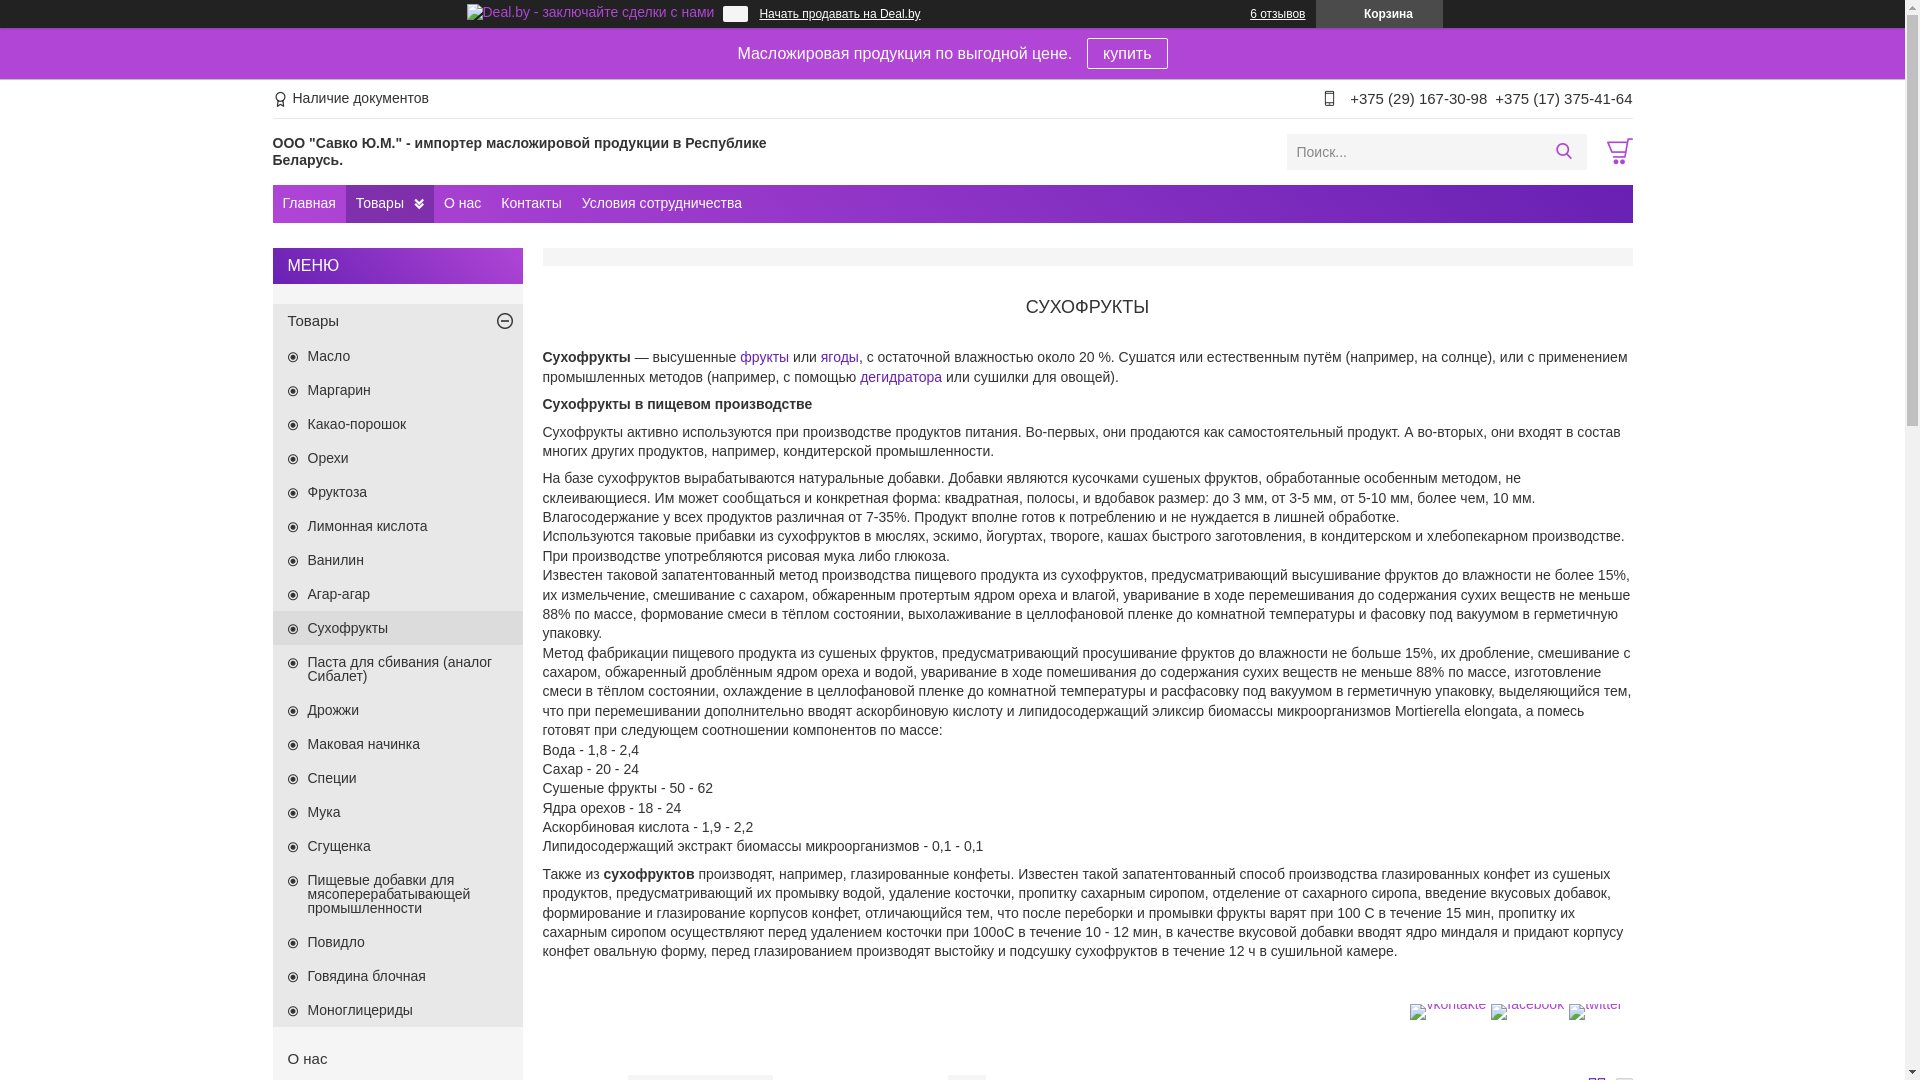 Image resolution: width=1920 pixels, height=1080 pixels. What do you see at coordinates (1526, 1003) in the screenshot?
I see `'facebook'` at bounding box center [1526, 1003].